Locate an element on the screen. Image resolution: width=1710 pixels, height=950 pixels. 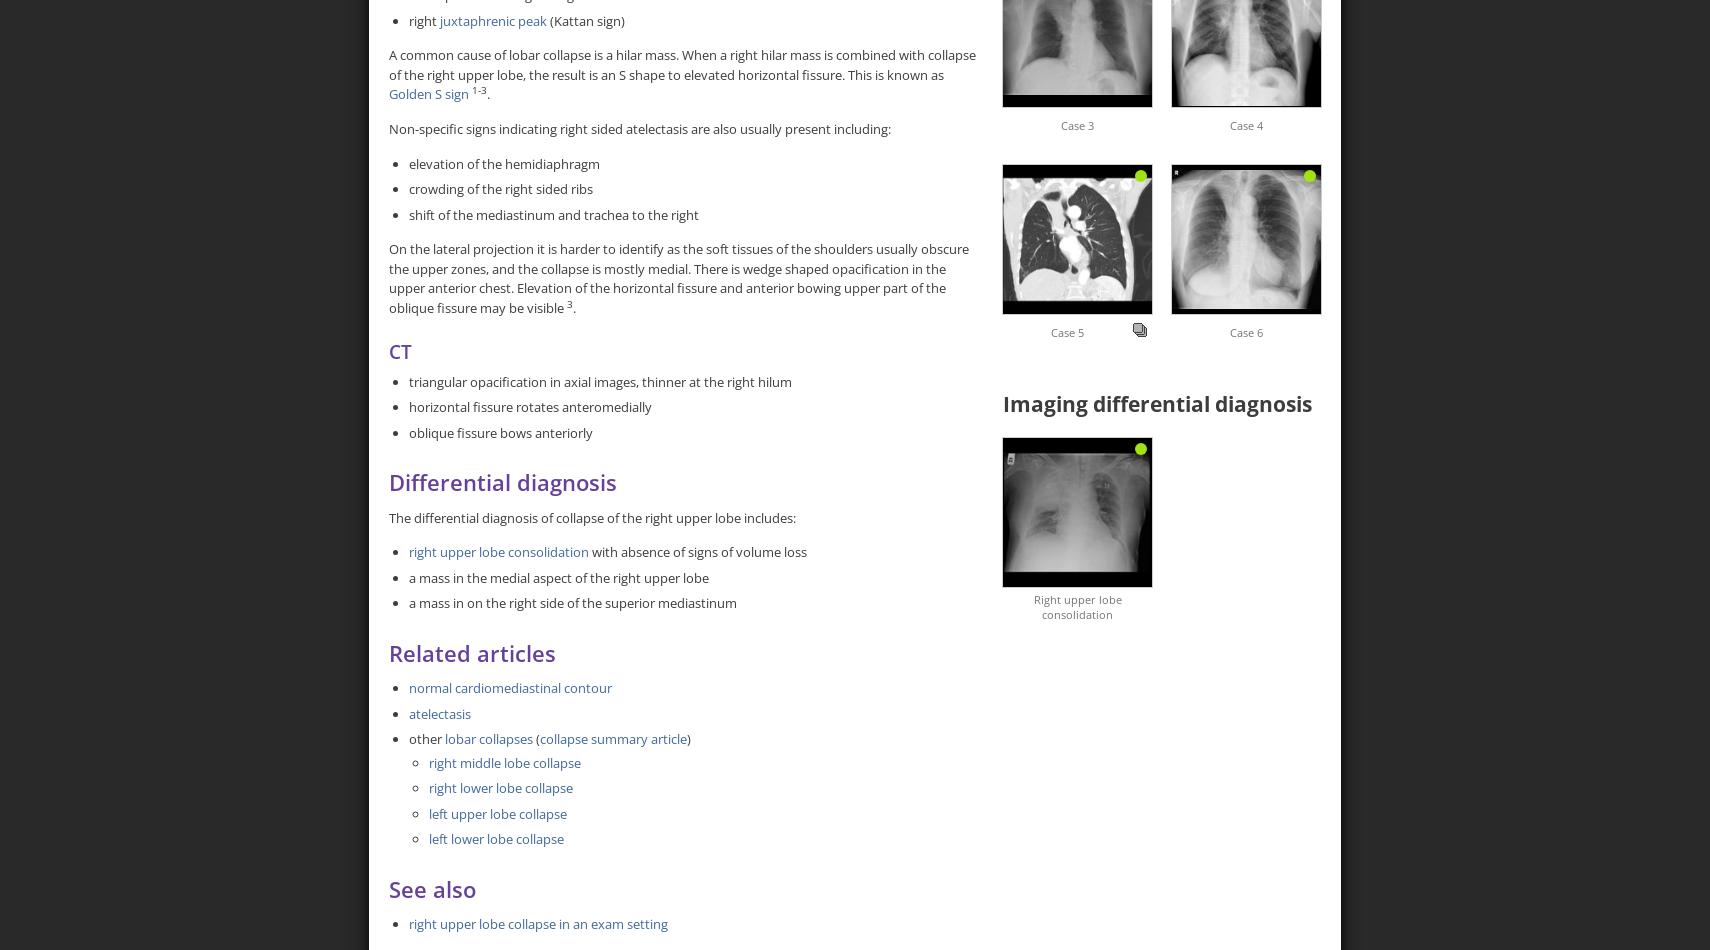
'normal cardiomediastinal contour' is located at coordinates (510, 687).